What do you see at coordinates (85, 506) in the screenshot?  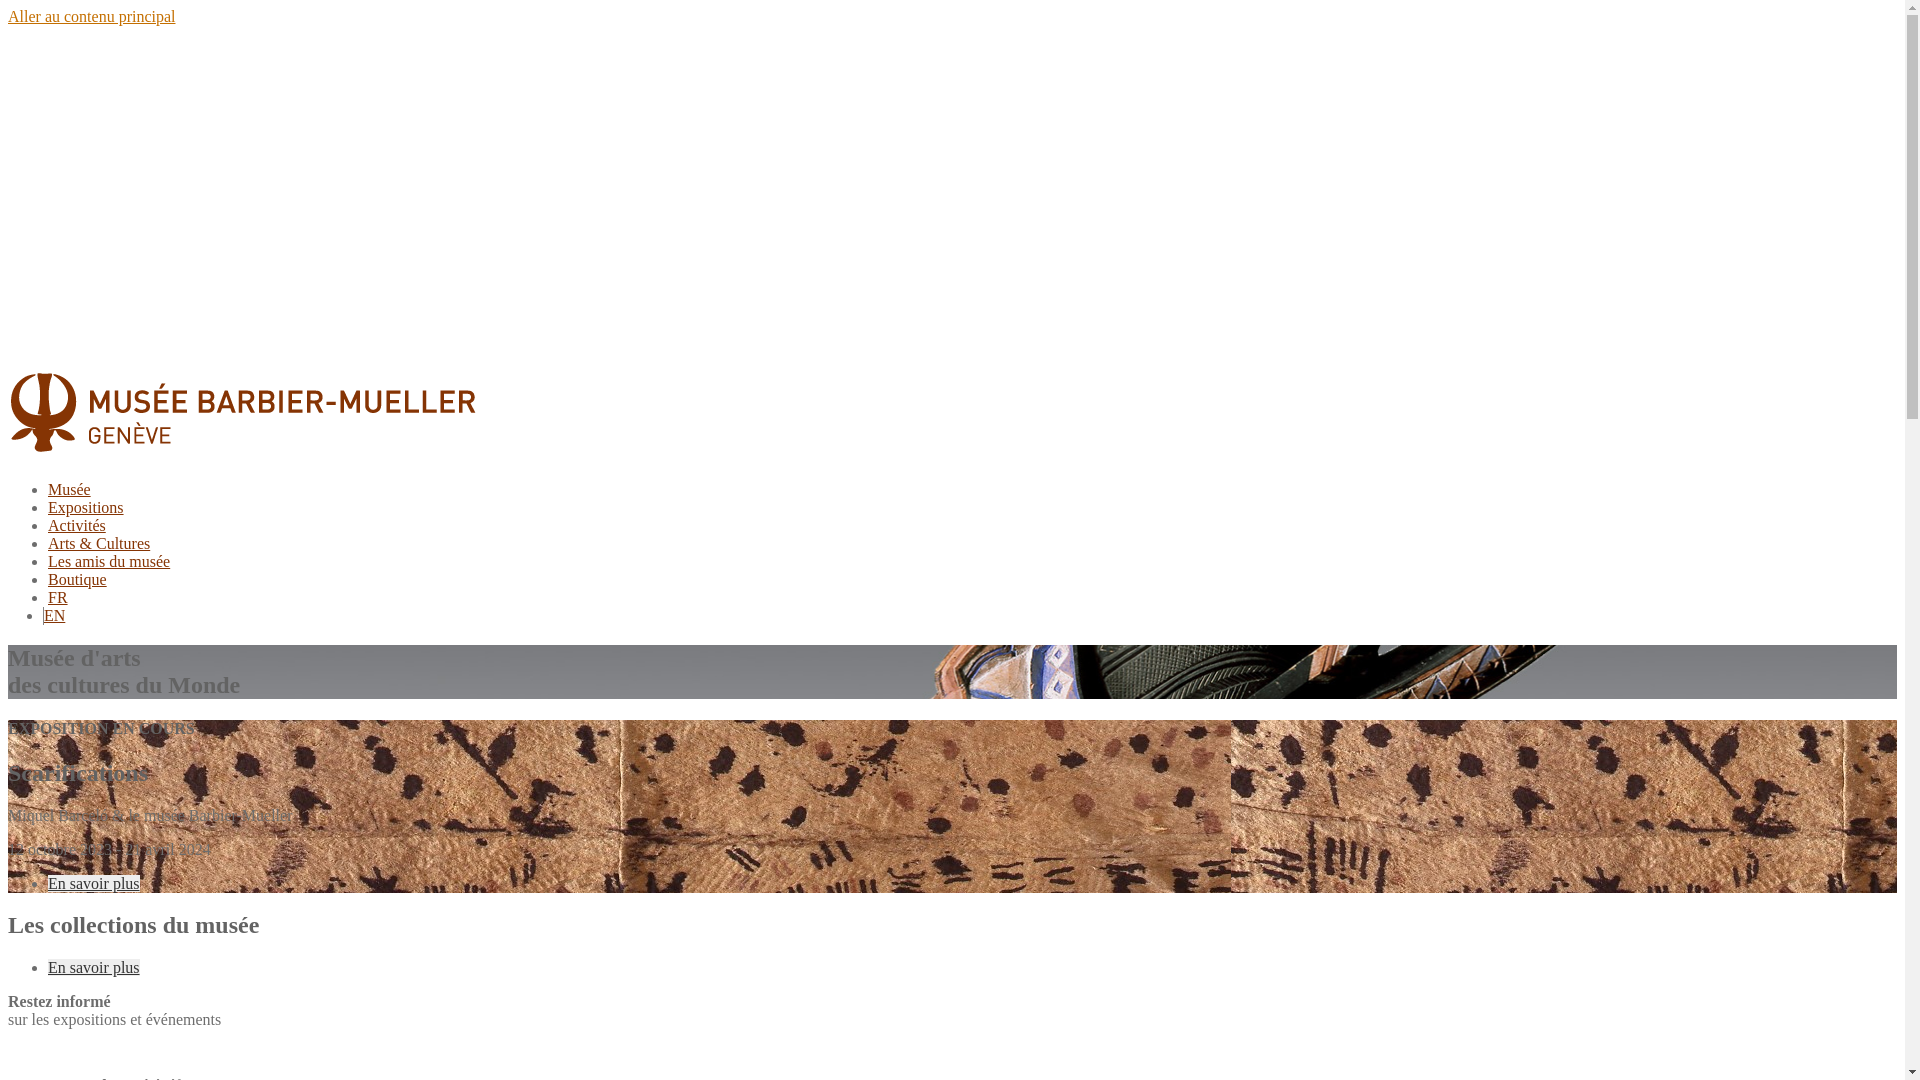 I see `'Expositions'` at bounding box center [85, 506].